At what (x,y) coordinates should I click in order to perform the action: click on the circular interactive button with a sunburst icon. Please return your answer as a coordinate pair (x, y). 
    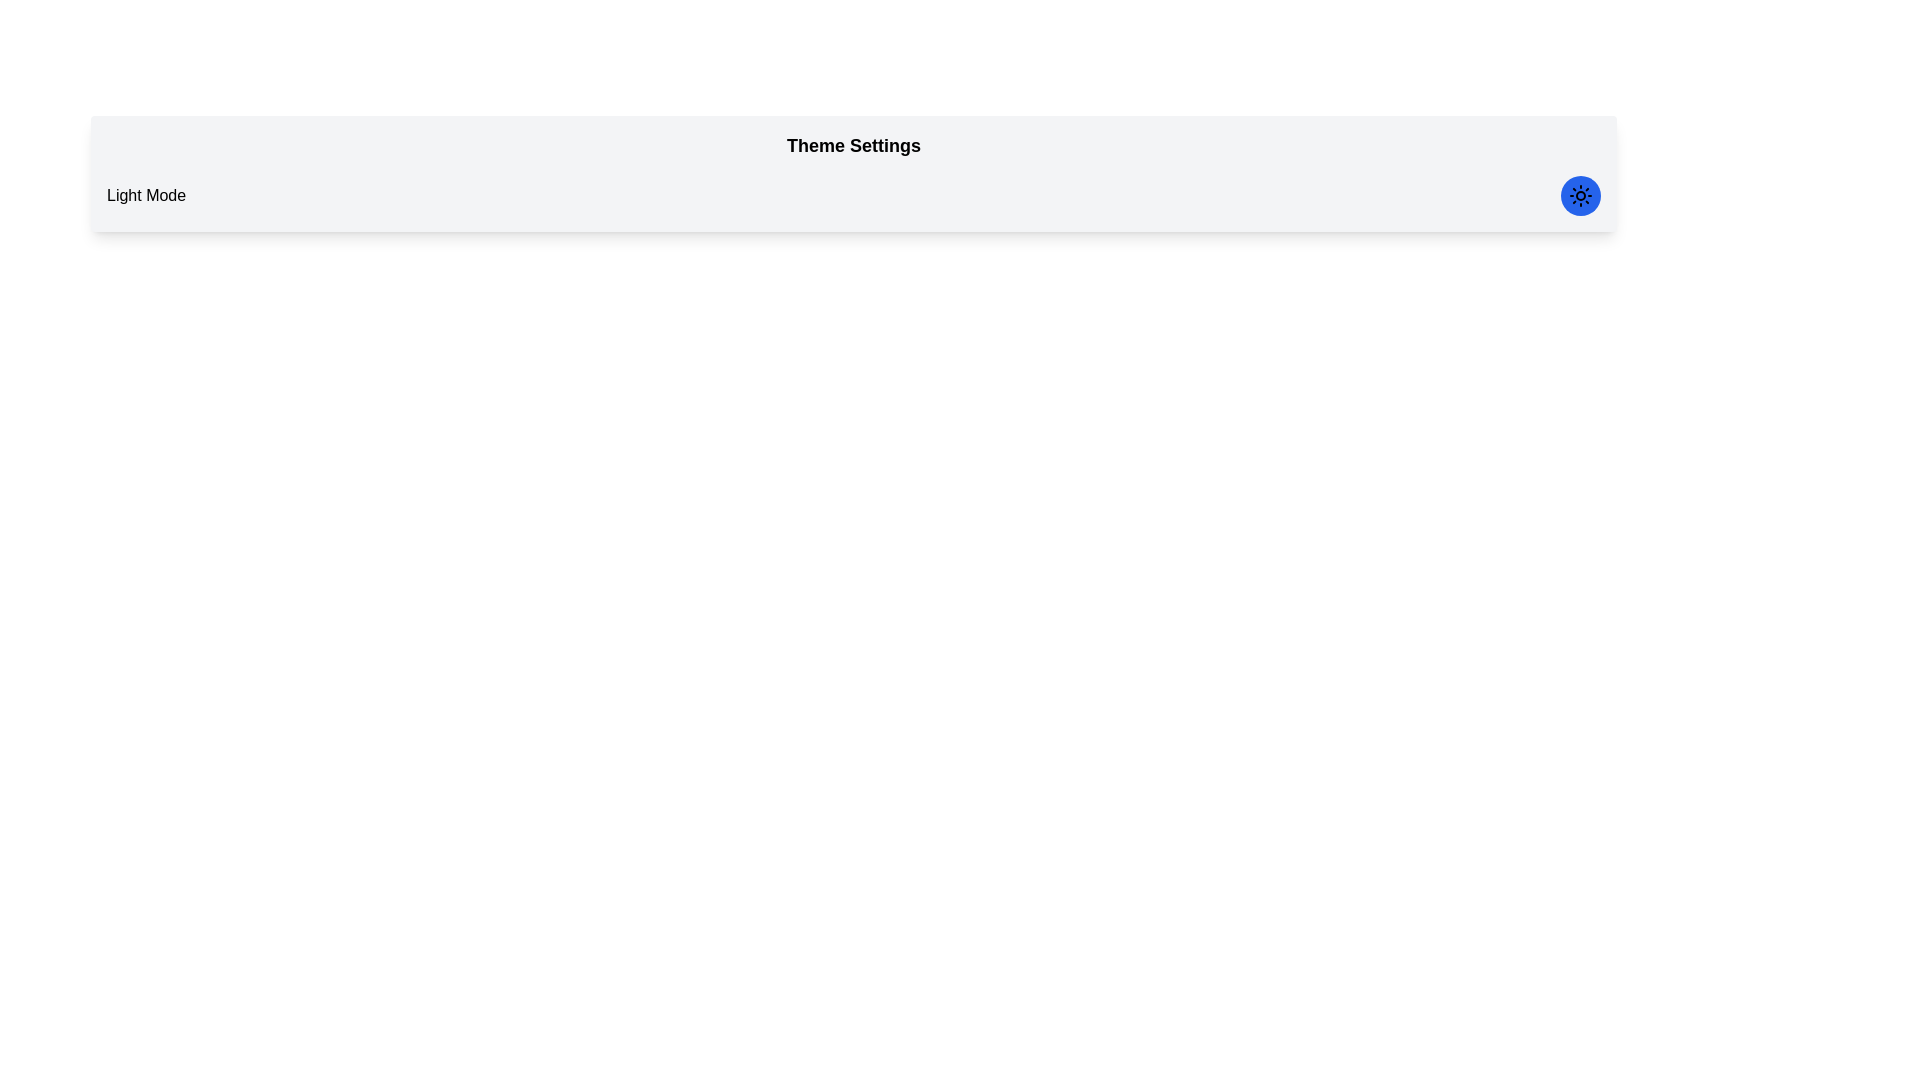
    Looking at the image, I should click on (1579, 196).